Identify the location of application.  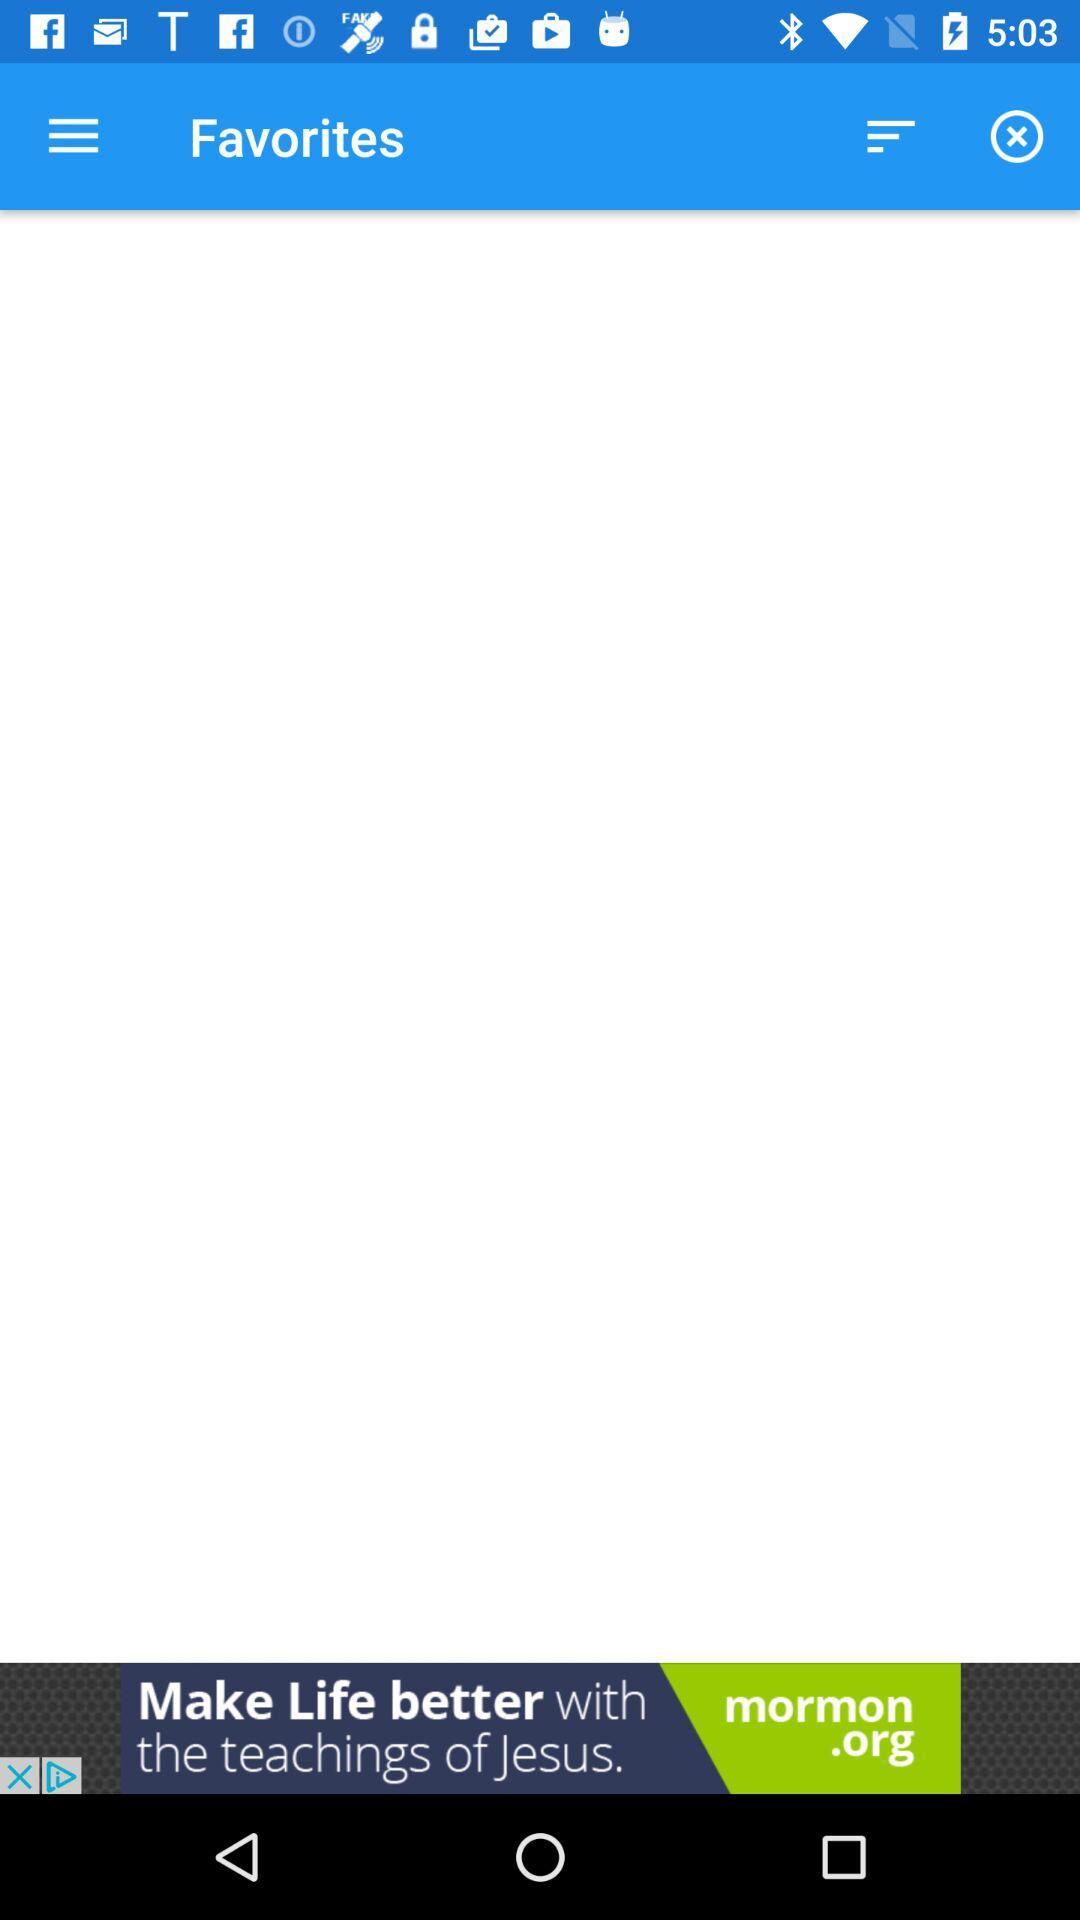
(540, 1727).